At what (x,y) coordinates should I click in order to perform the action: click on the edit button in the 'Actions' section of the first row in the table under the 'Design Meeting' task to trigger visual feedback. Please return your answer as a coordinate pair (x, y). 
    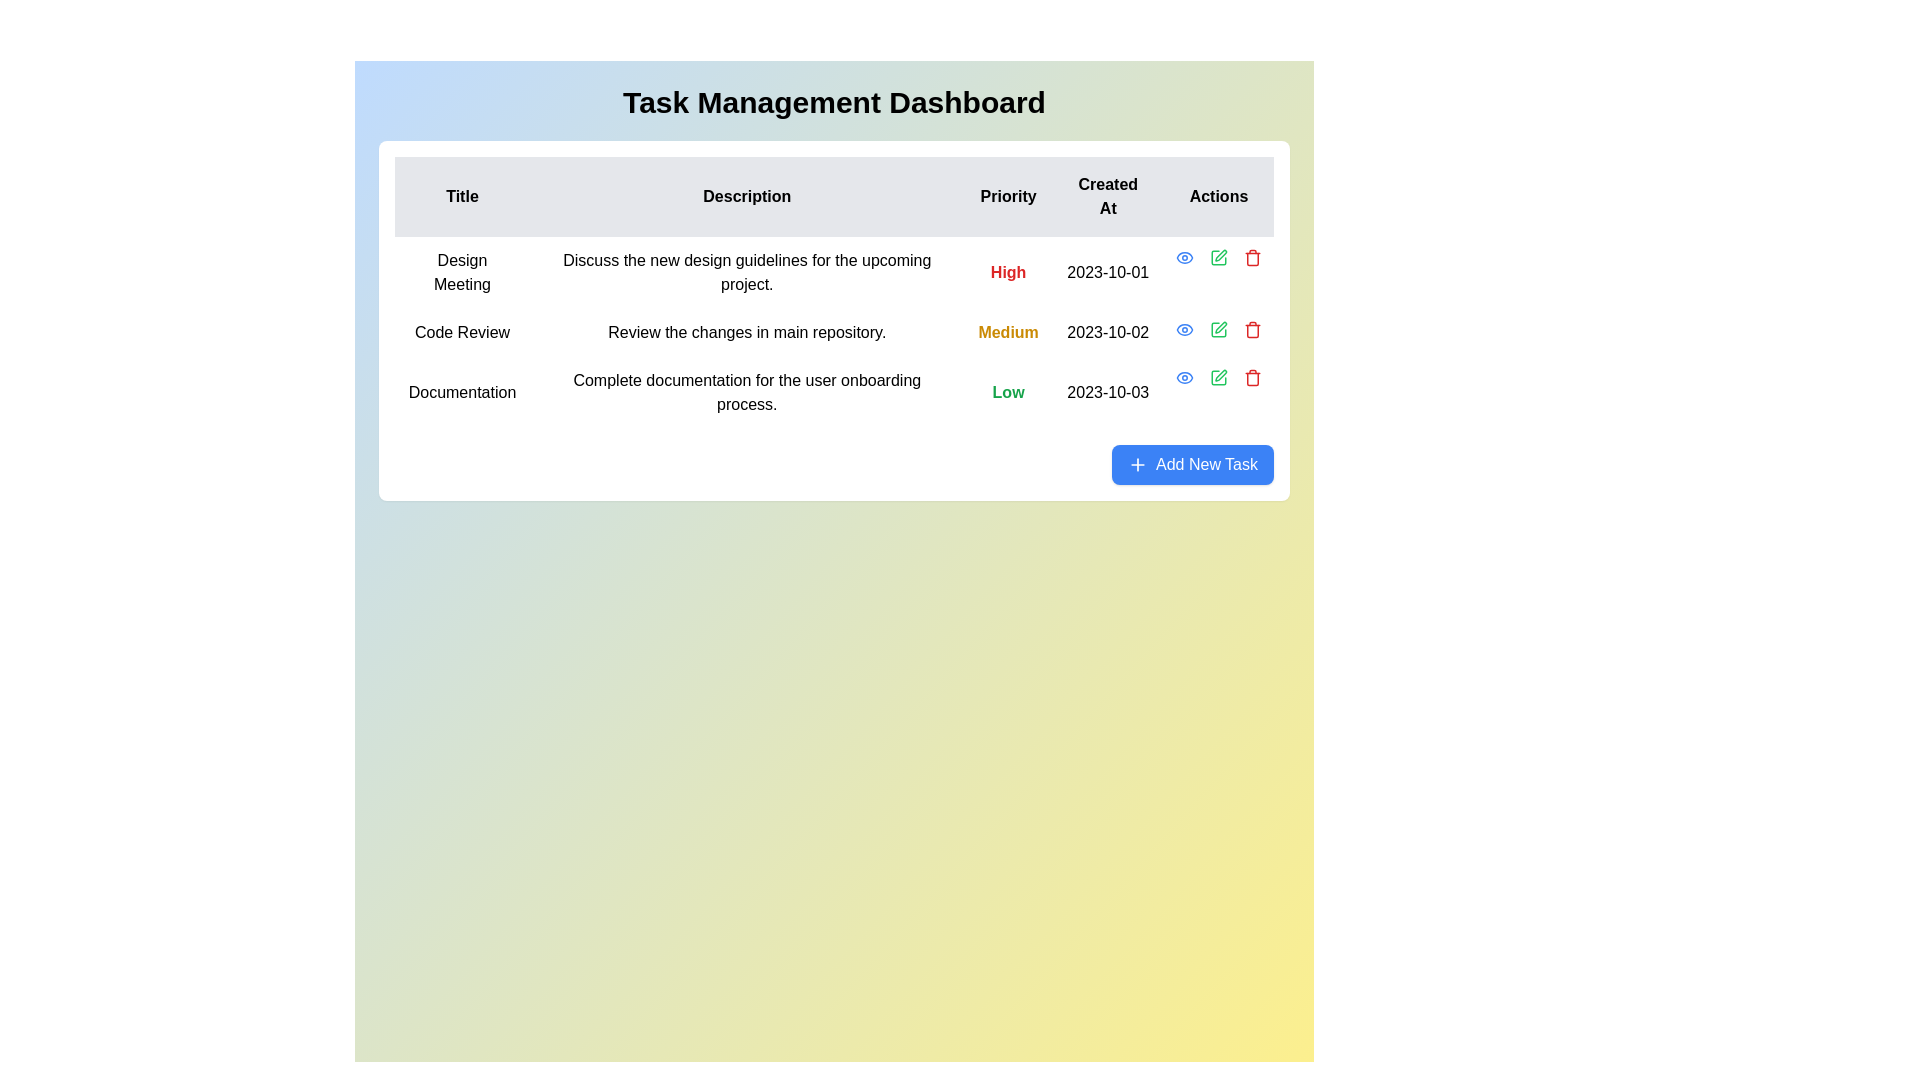
    Looking at the image, I should click on (1218, 257).